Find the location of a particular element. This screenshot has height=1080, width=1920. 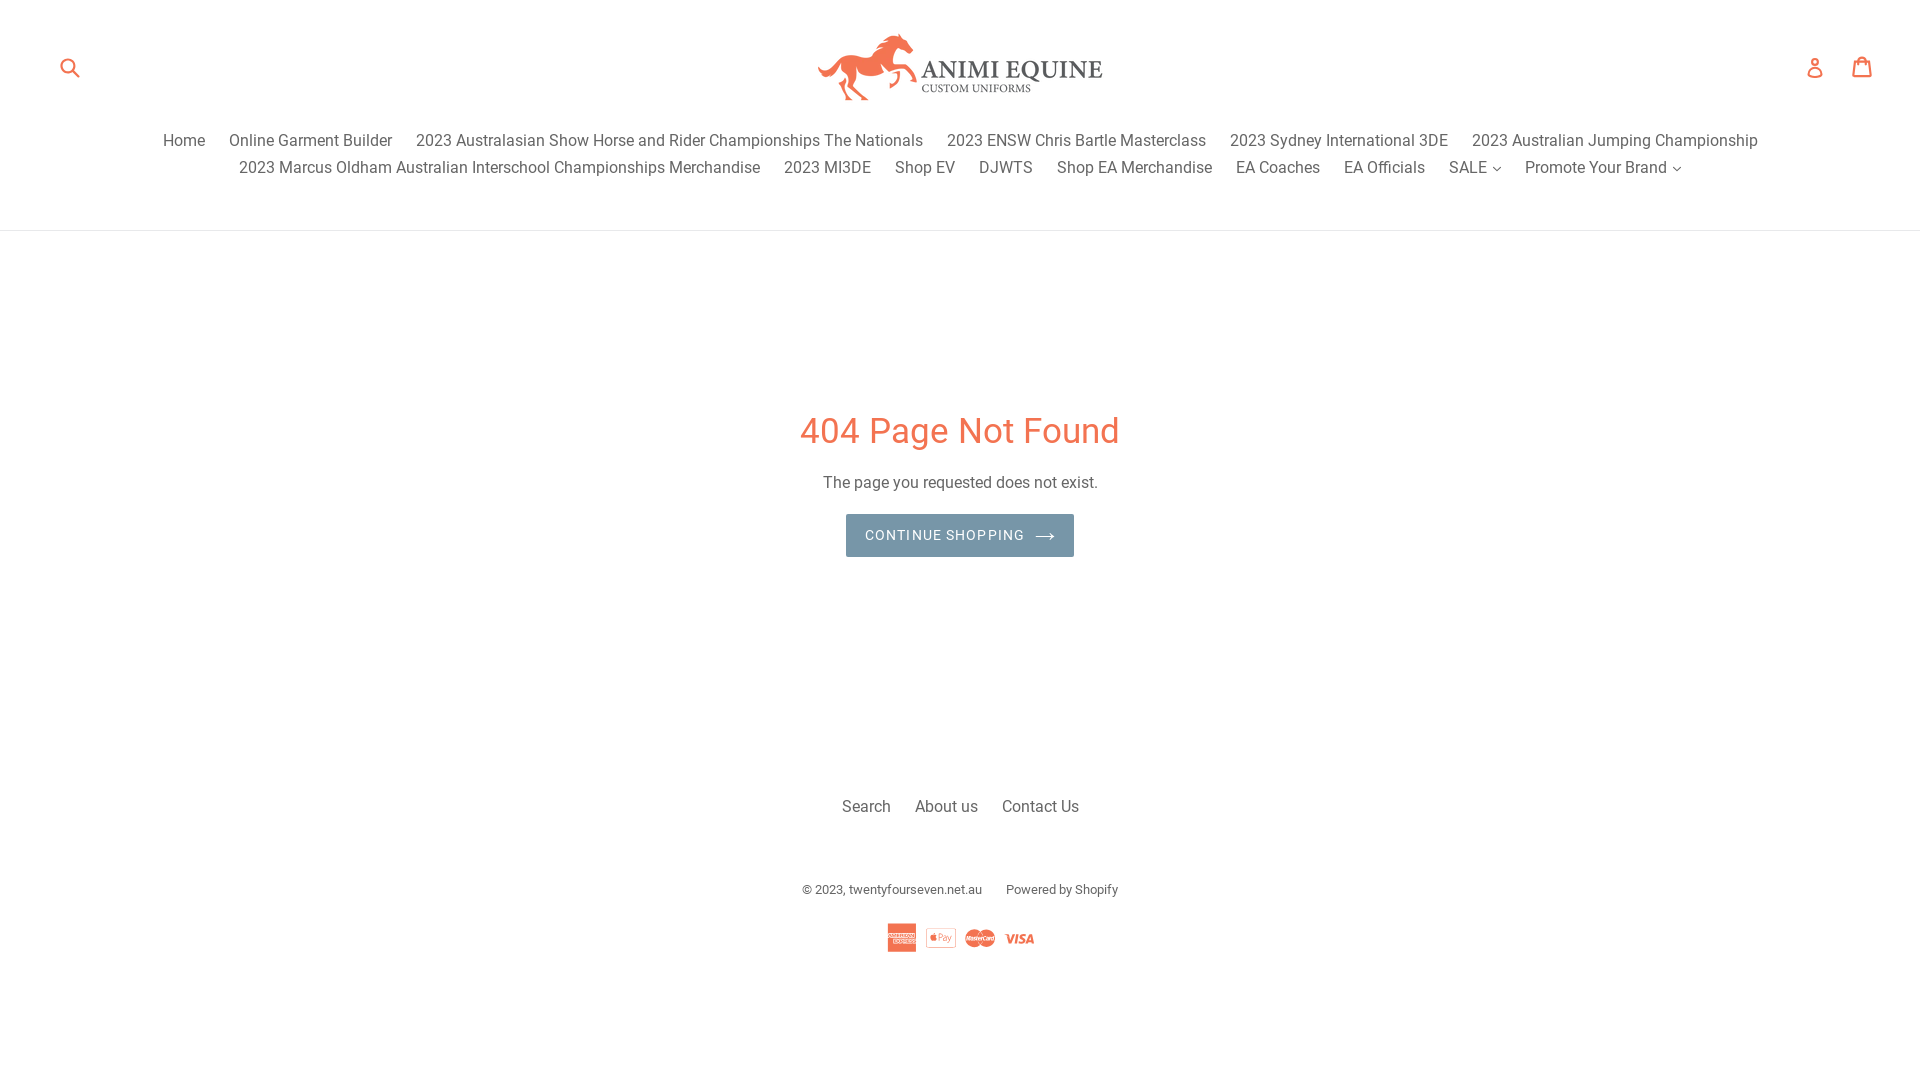

'About us' is located at coordinates (944, 805).